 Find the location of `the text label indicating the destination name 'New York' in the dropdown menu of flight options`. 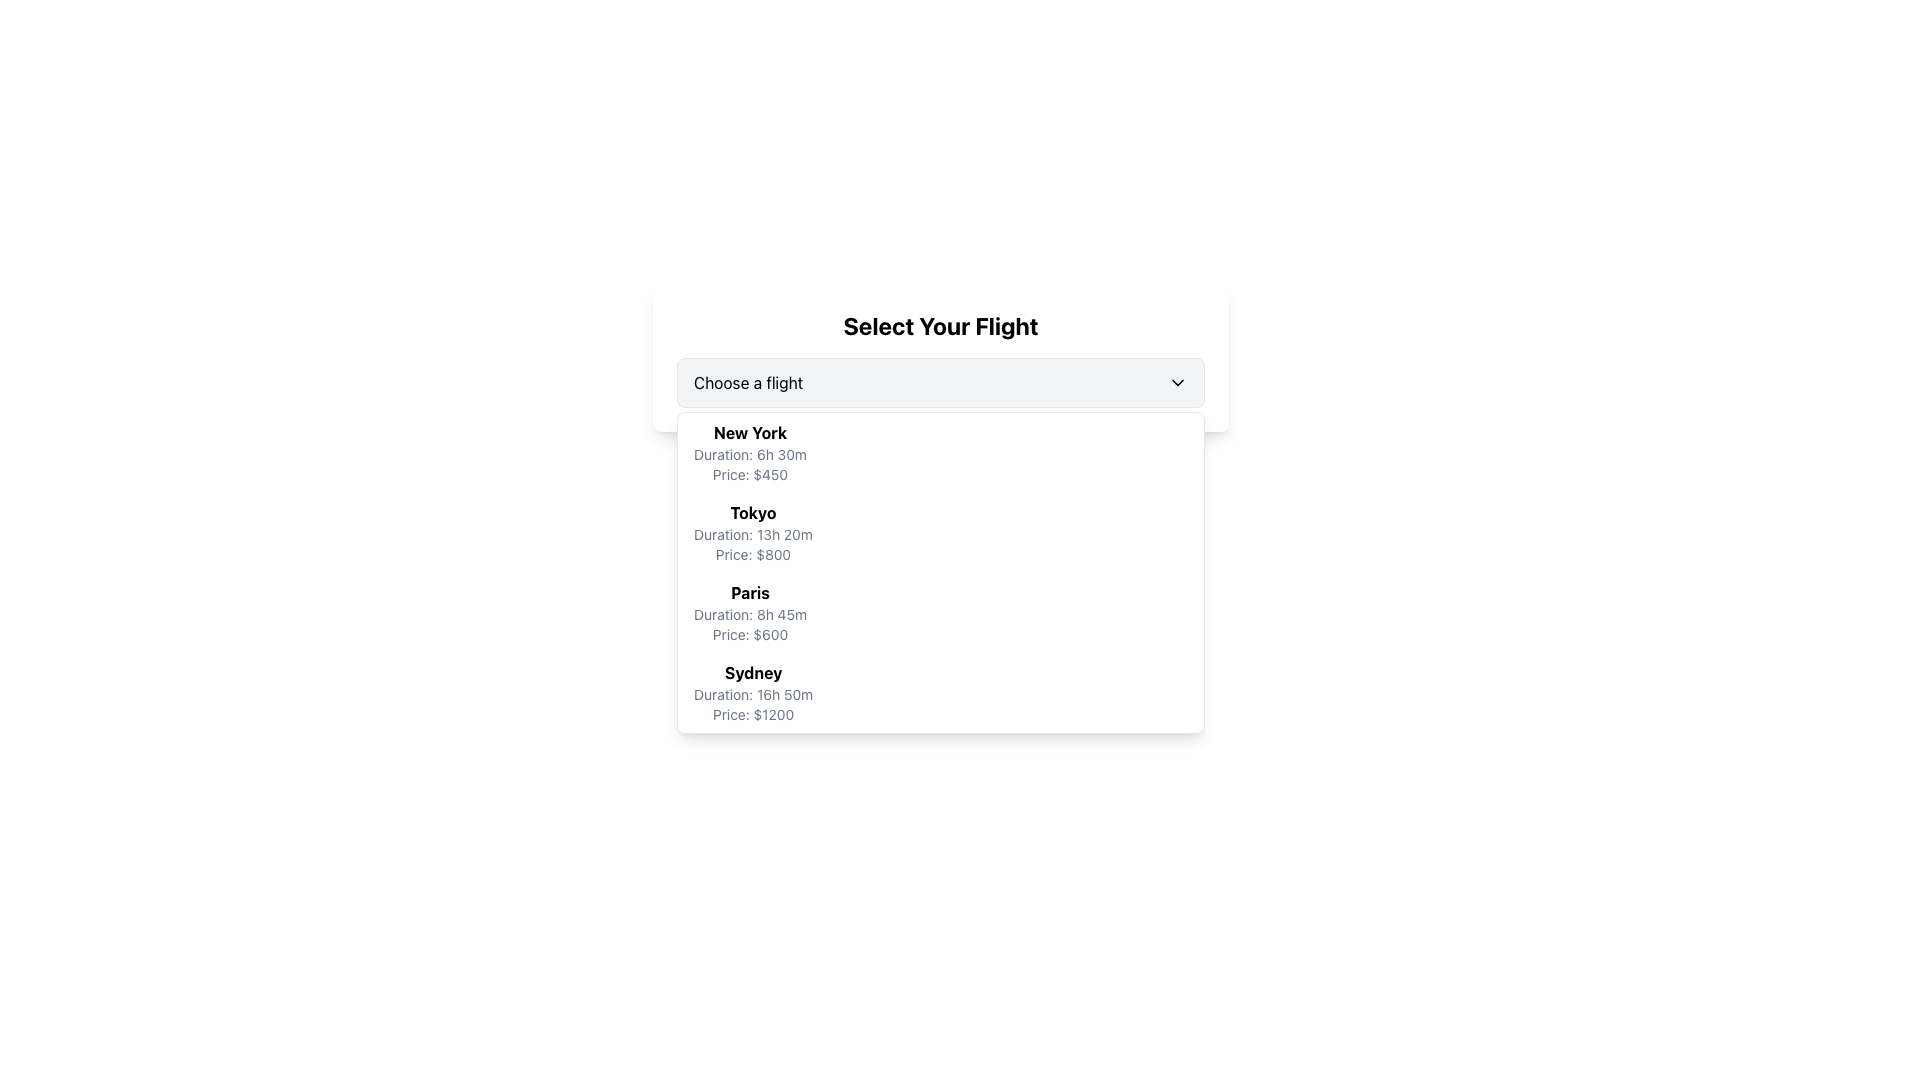

the text label indicating the destination name 'New York' in the dropdown menu of flight options is located at coordinates (749, 431).